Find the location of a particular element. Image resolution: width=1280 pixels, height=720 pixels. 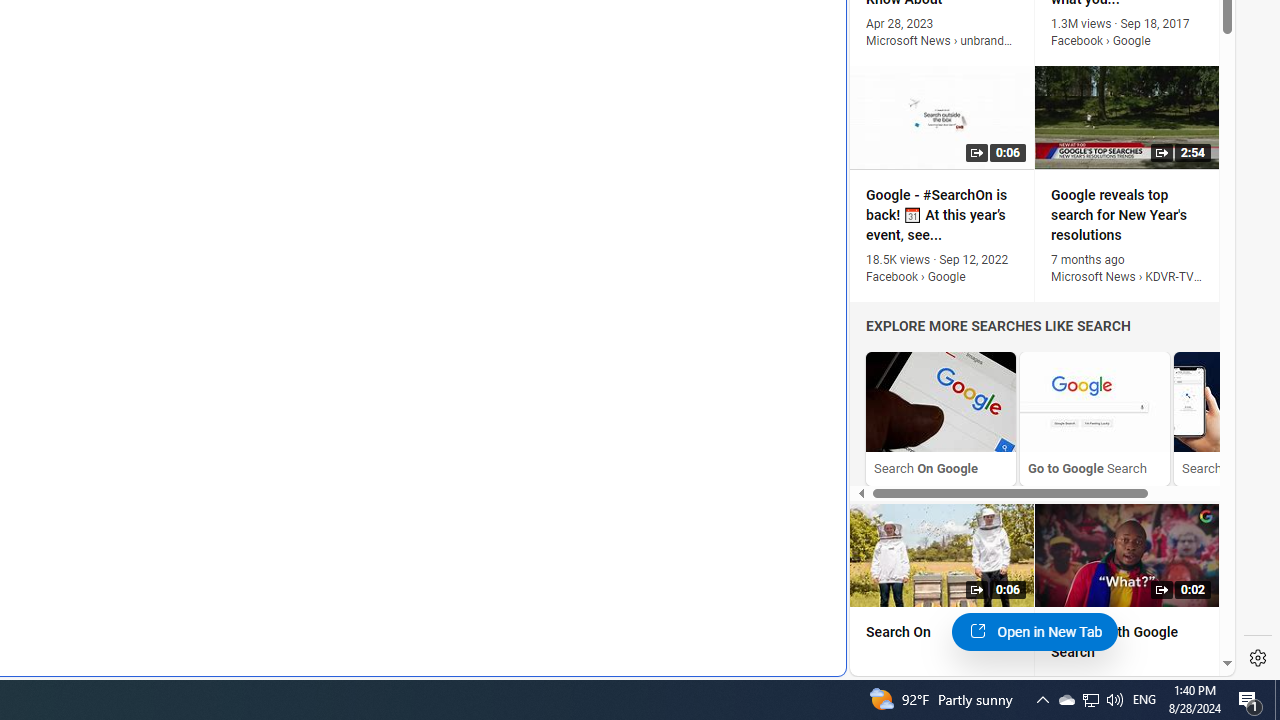

'Settings' is located at coordinates (1257, 658).